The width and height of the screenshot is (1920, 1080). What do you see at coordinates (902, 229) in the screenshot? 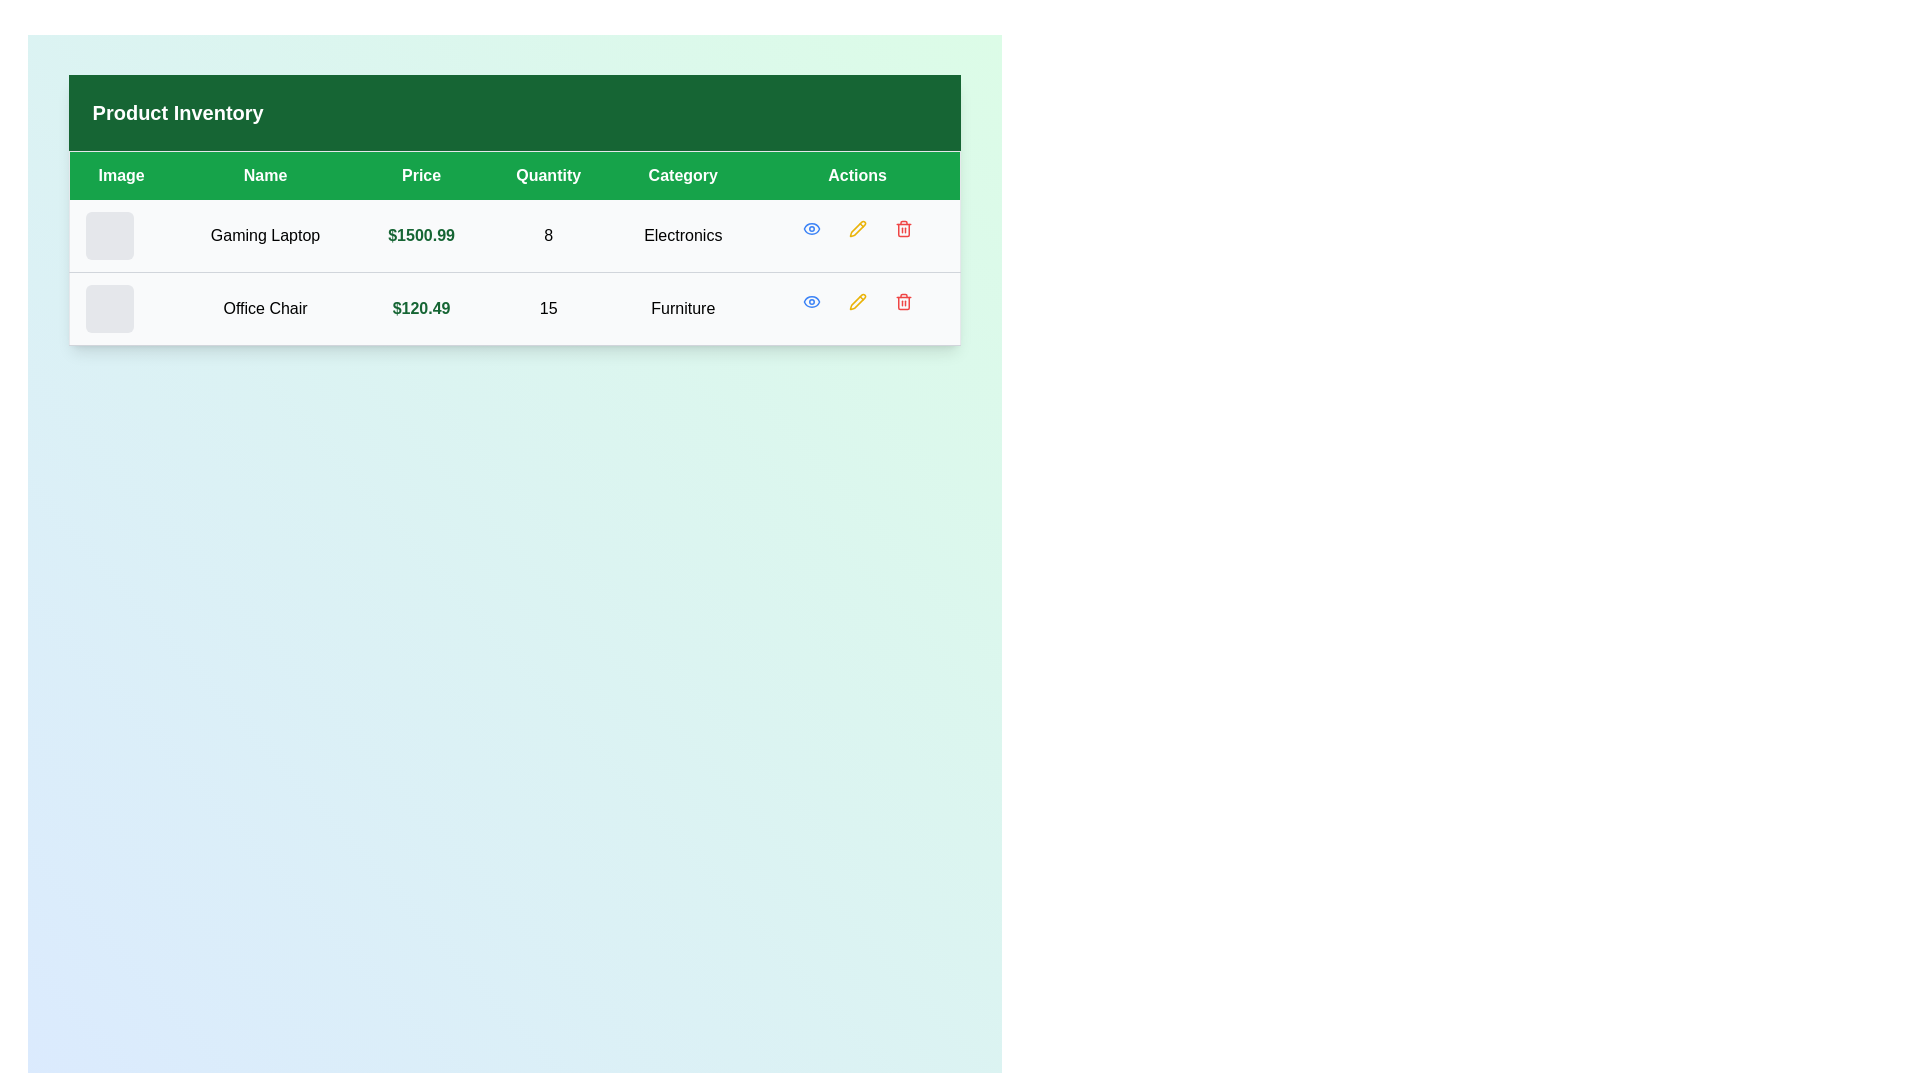
I see `the trash can button in the 'Actions' column of the 'Product Inventory' table` at bounding box center [902, 229].